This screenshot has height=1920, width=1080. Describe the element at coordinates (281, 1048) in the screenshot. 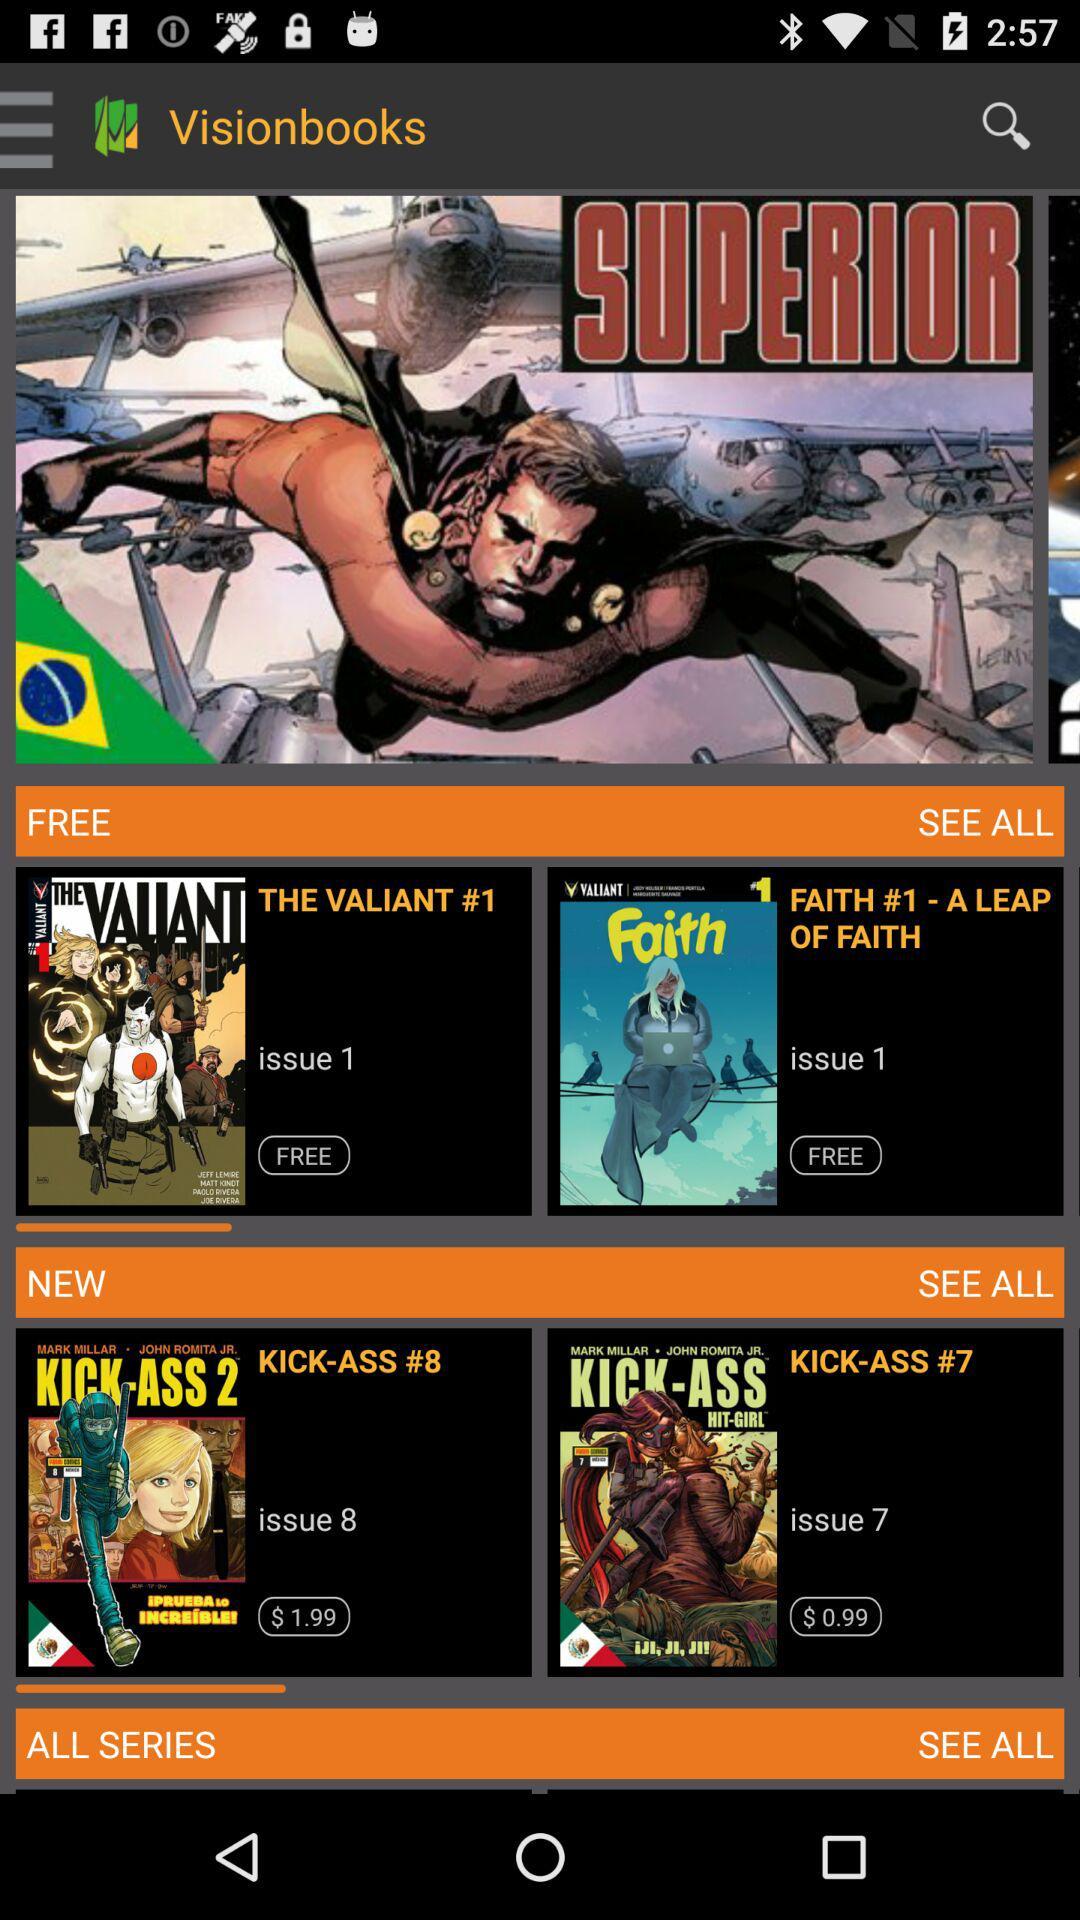

I see `the first box in second row from top` at that location.